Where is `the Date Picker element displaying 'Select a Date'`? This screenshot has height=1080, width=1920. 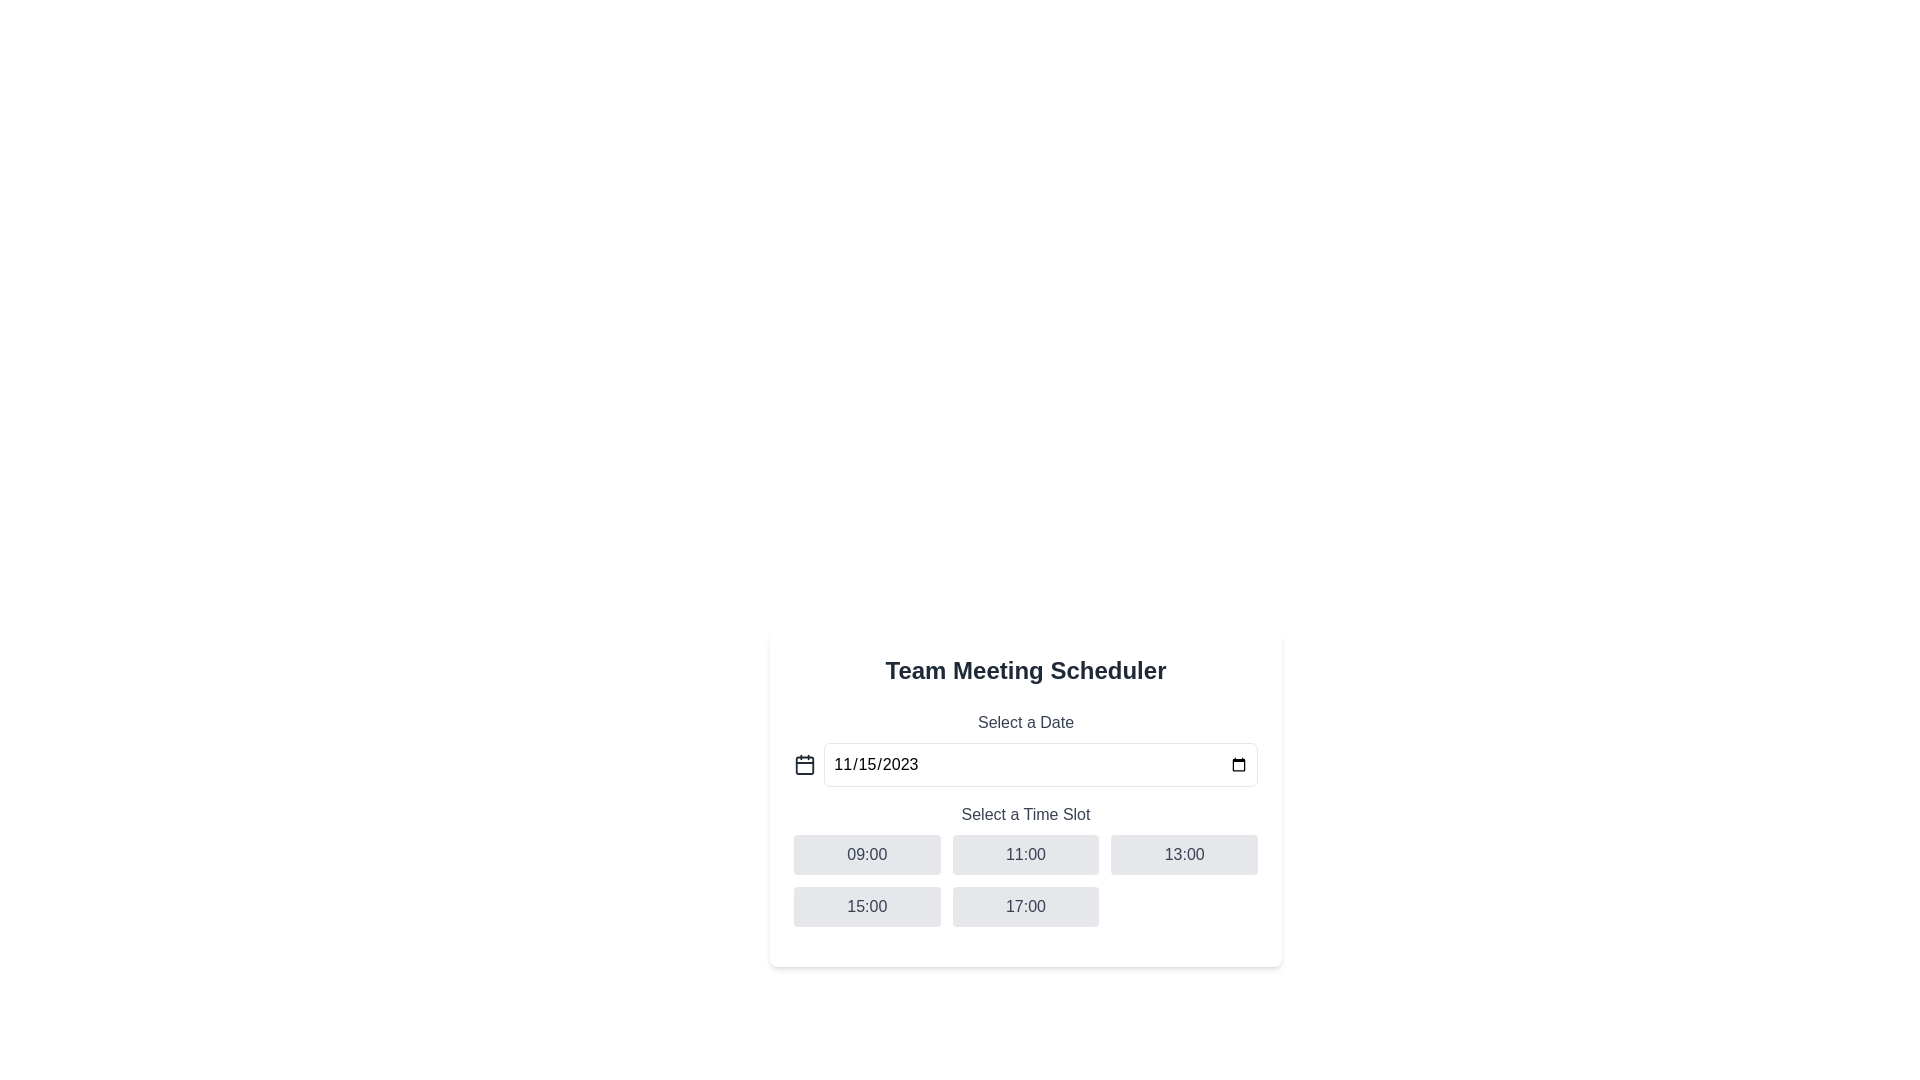 the Date Picker element displaying 'Select a Date' is located at coordinates (1026, 748).